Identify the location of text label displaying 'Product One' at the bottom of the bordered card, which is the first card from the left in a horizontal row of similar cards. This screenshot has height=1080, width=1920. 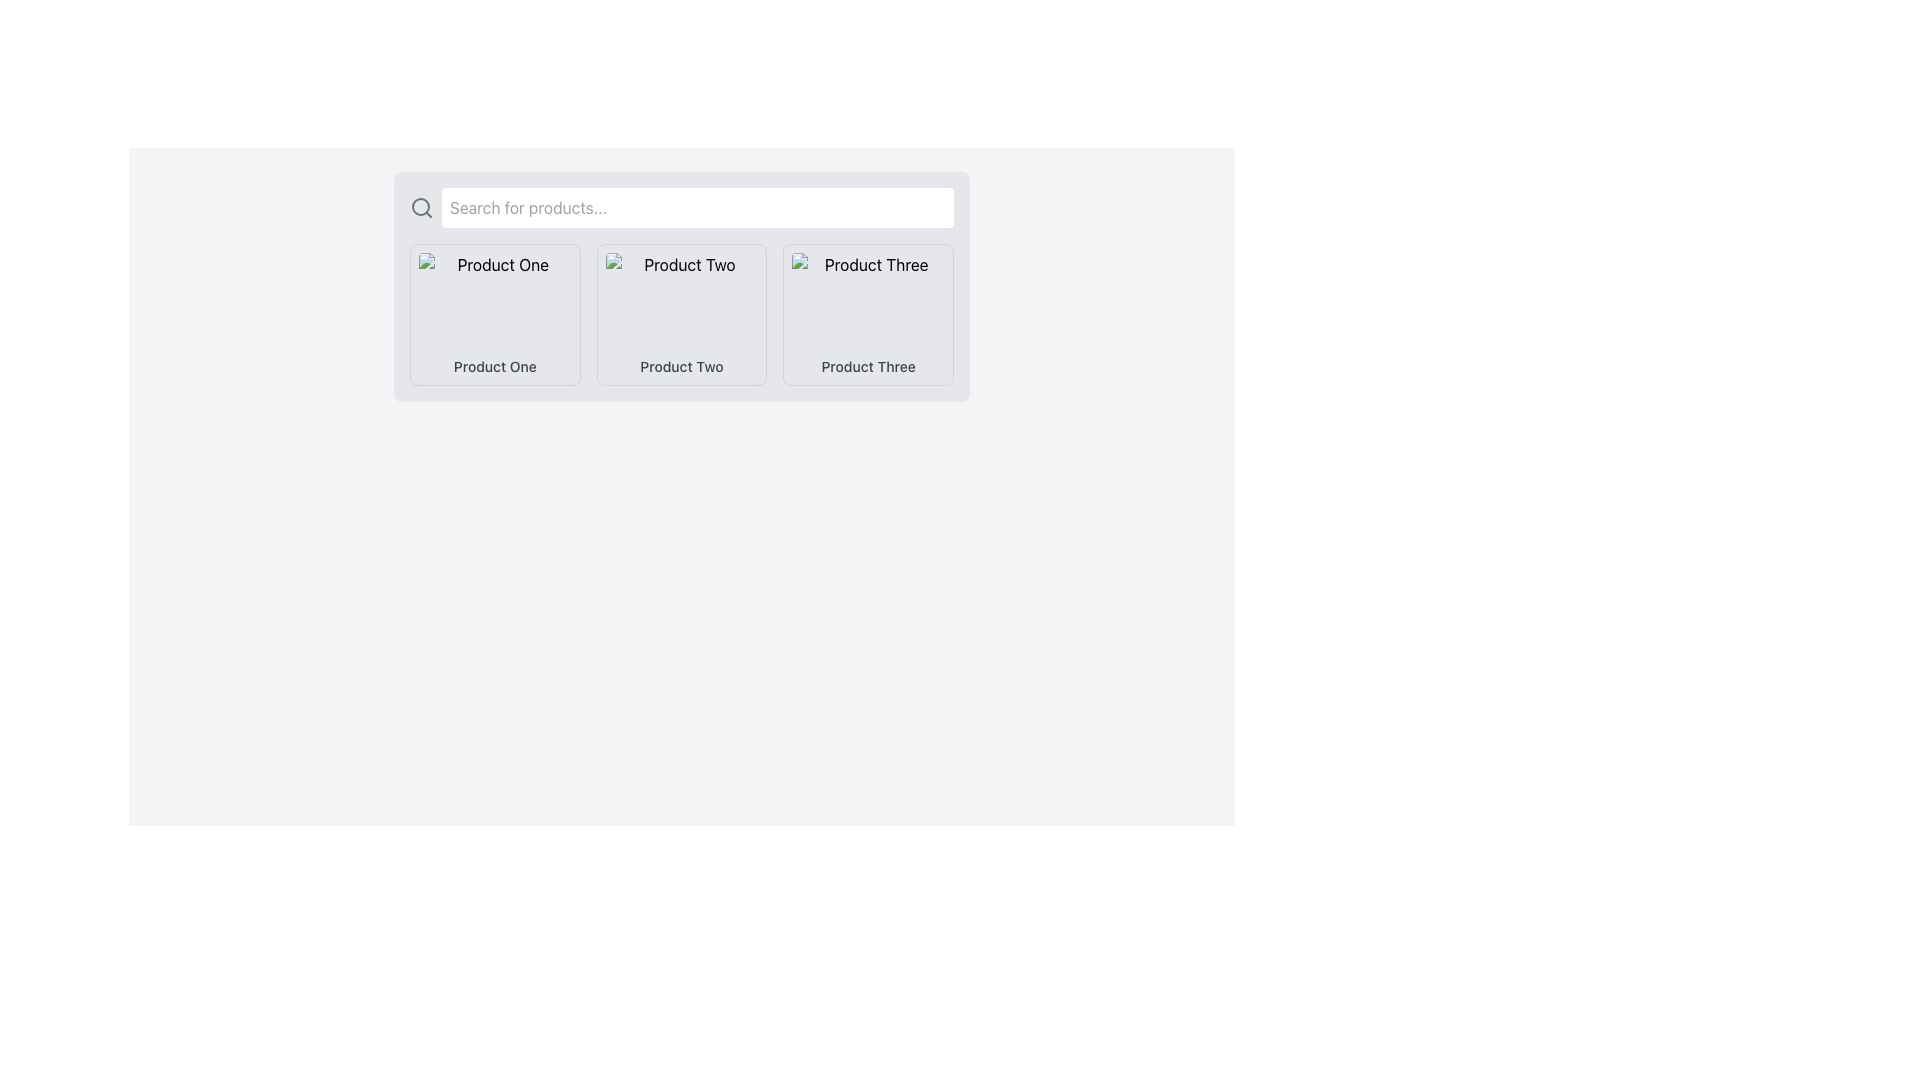
(495, 366).